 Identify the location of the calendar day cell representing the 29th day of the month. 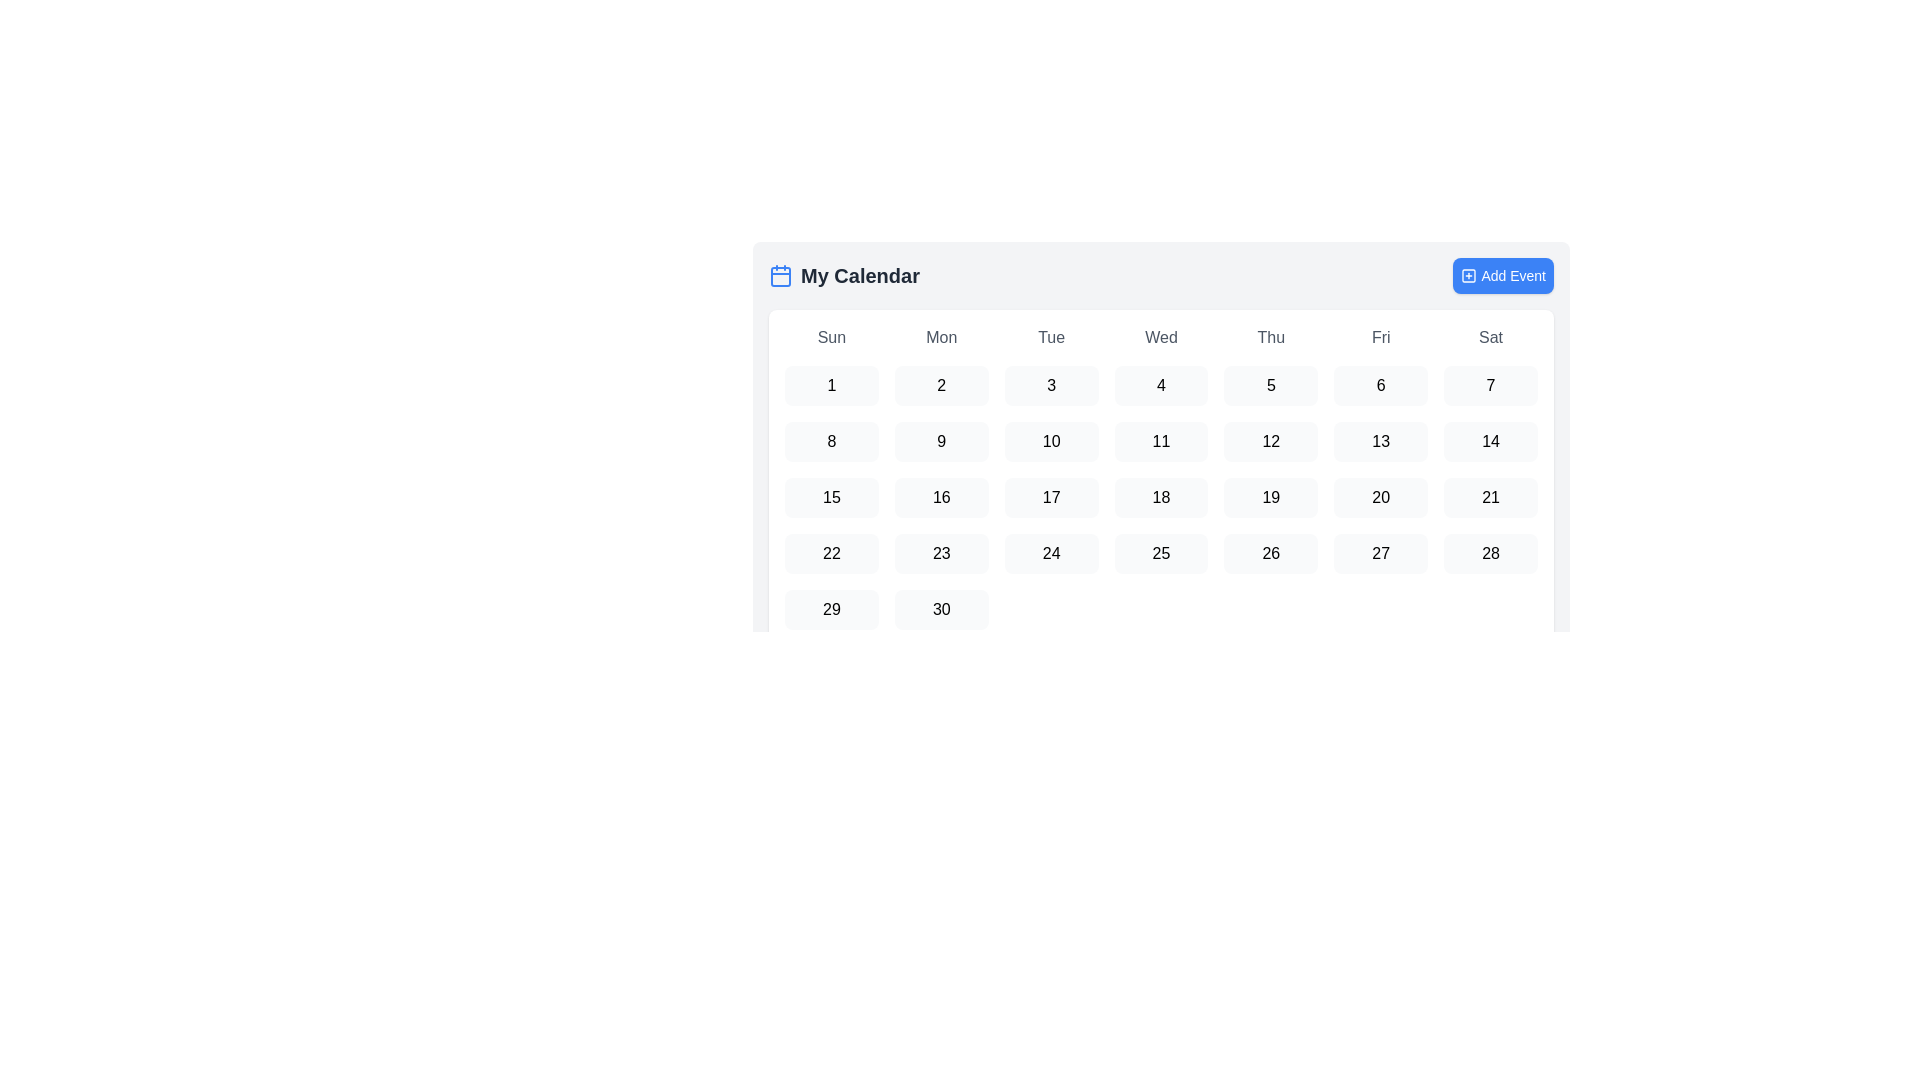
(831, 608).